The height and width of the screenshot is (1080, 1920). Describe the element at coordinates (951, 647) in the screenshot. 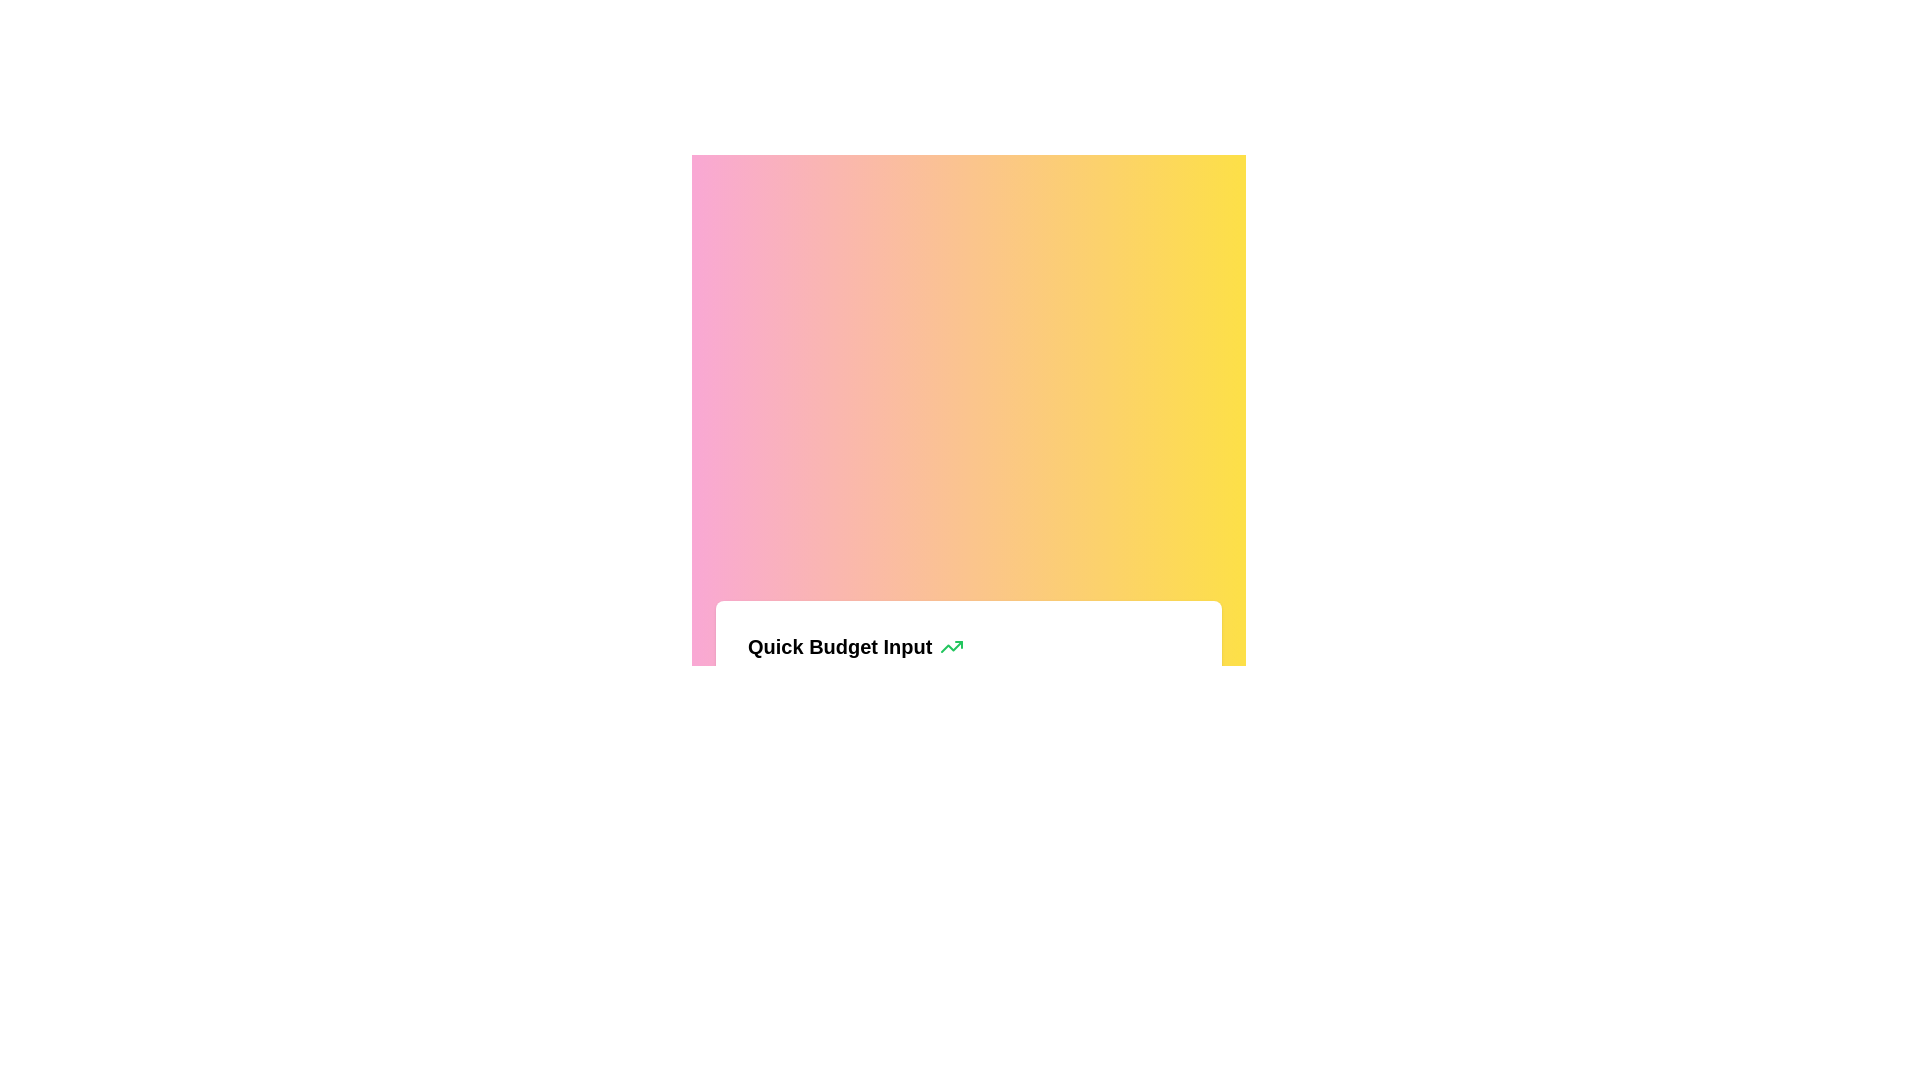

I see `the Icon (Graph Representation) located to the right of the 'Quick Budget Input' label, which indicates growth or progress` at that location.